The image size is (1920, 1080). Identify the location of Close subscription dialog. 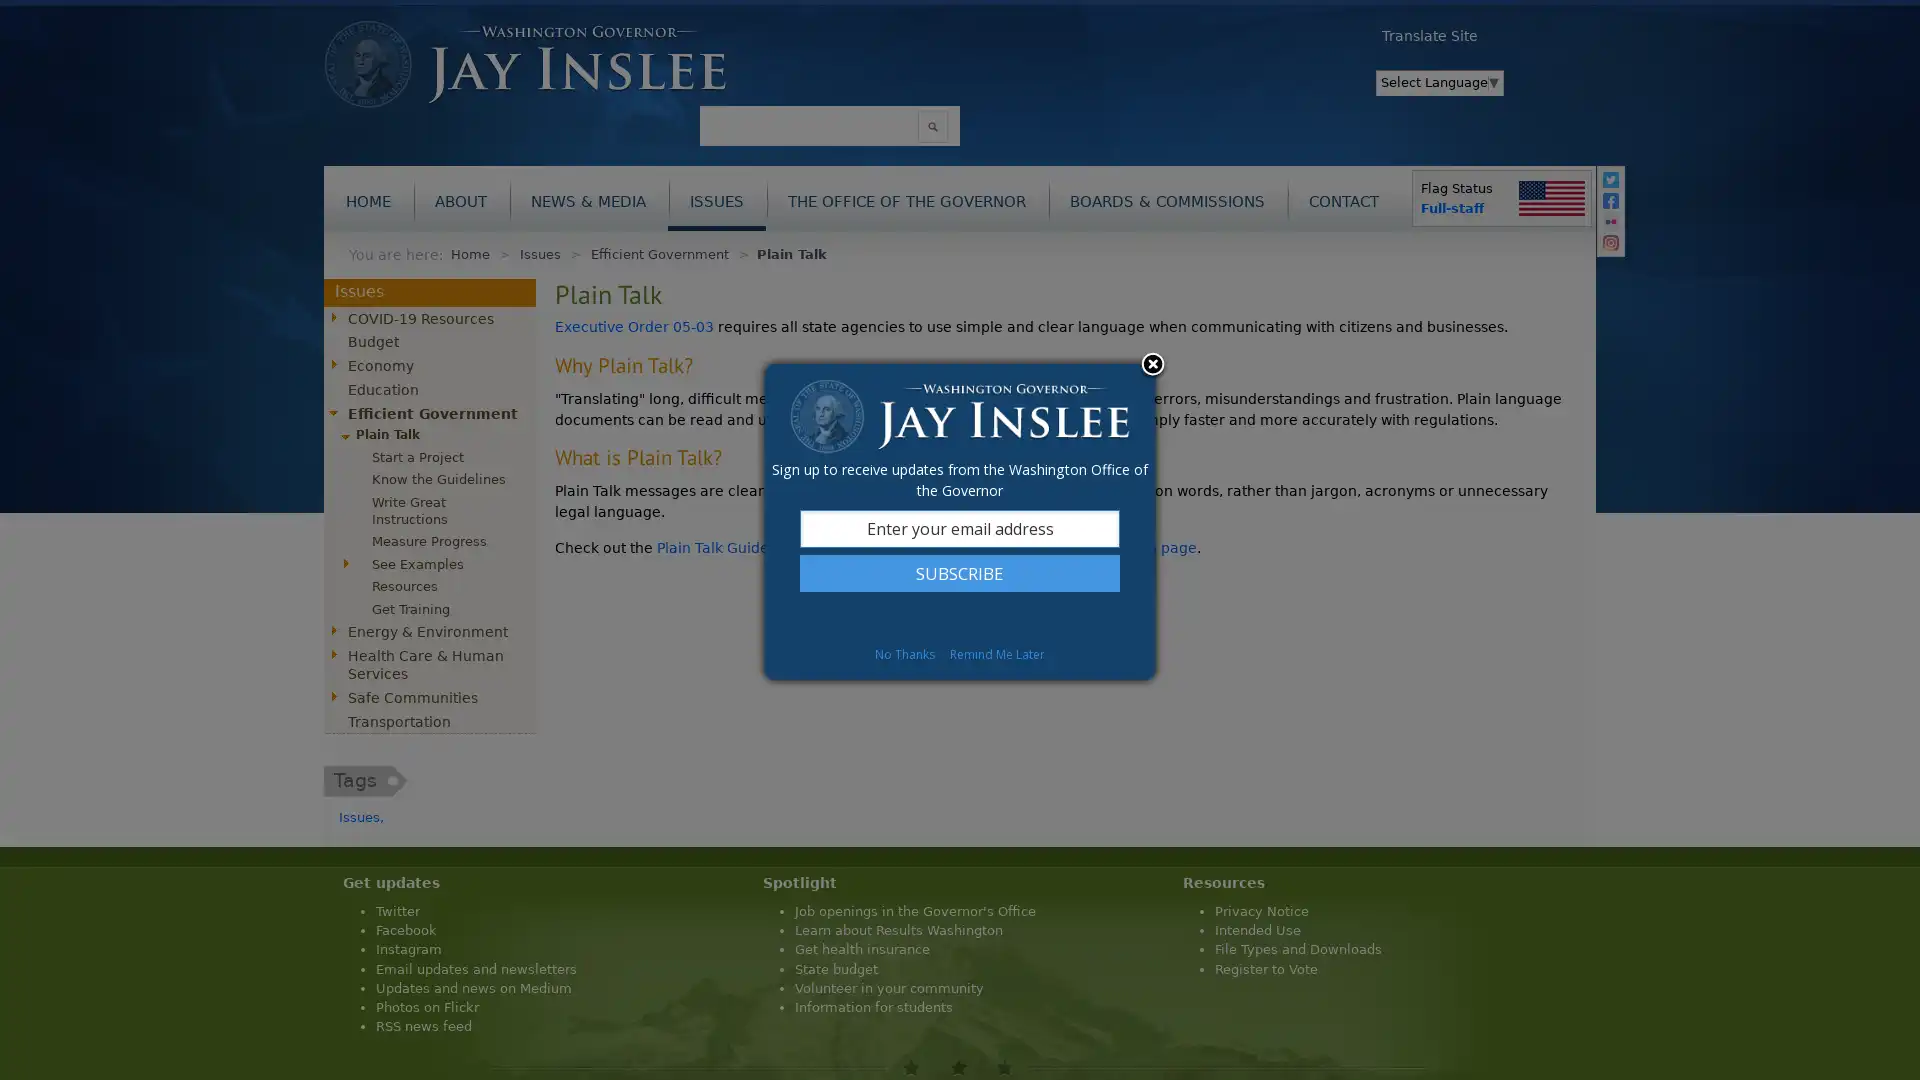
(1152, 366).